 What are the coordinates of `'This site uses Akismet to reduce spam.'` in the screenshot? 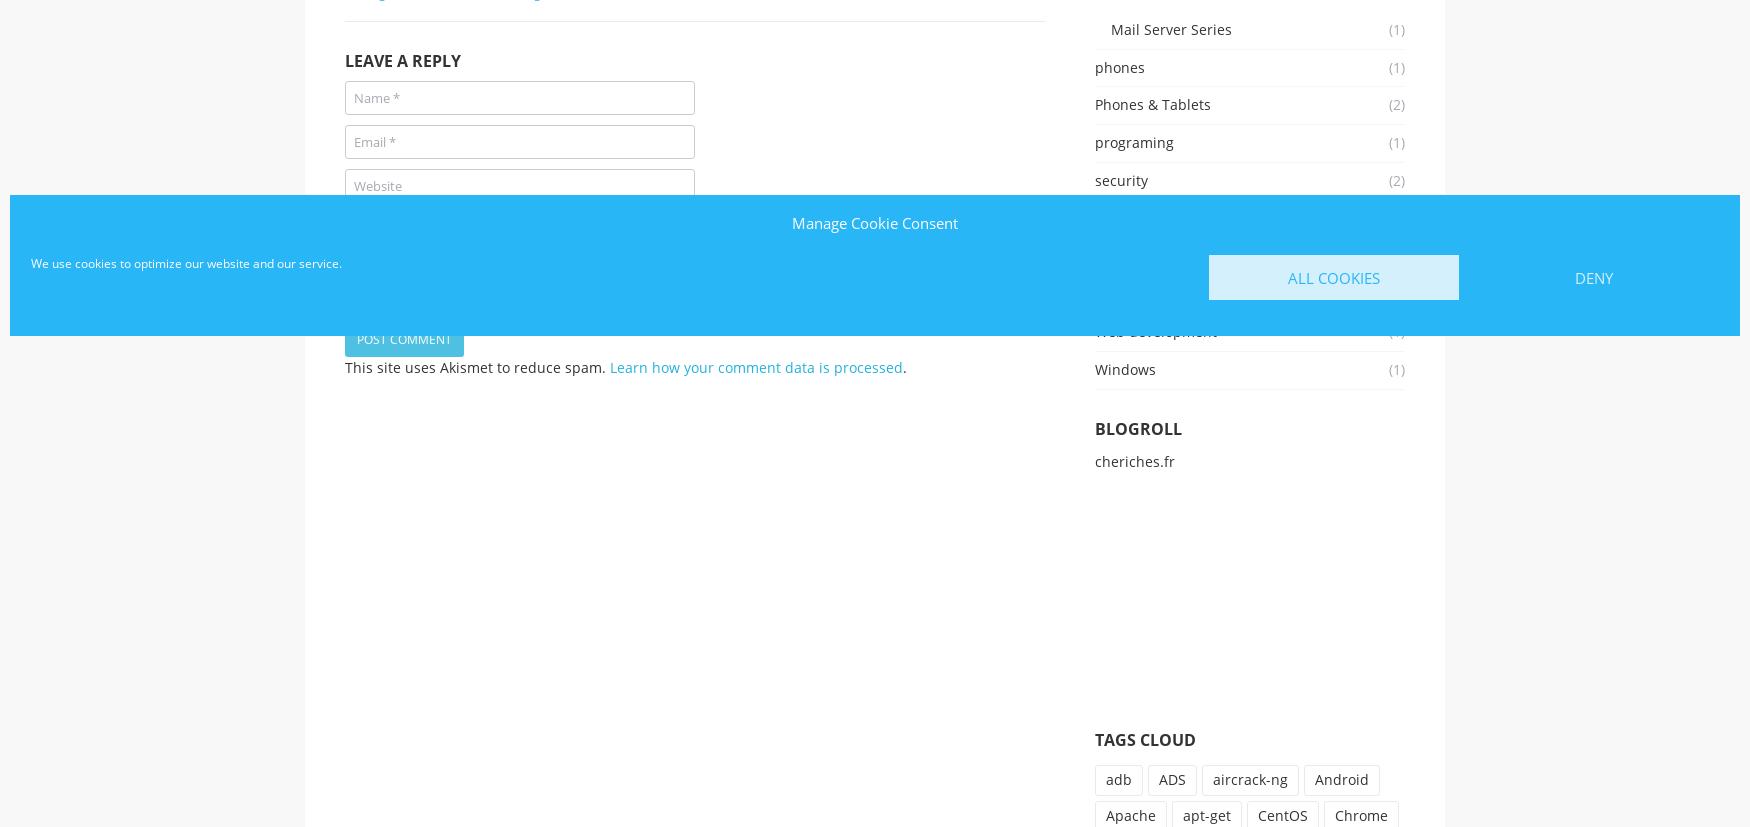 It's located at (477, 366).